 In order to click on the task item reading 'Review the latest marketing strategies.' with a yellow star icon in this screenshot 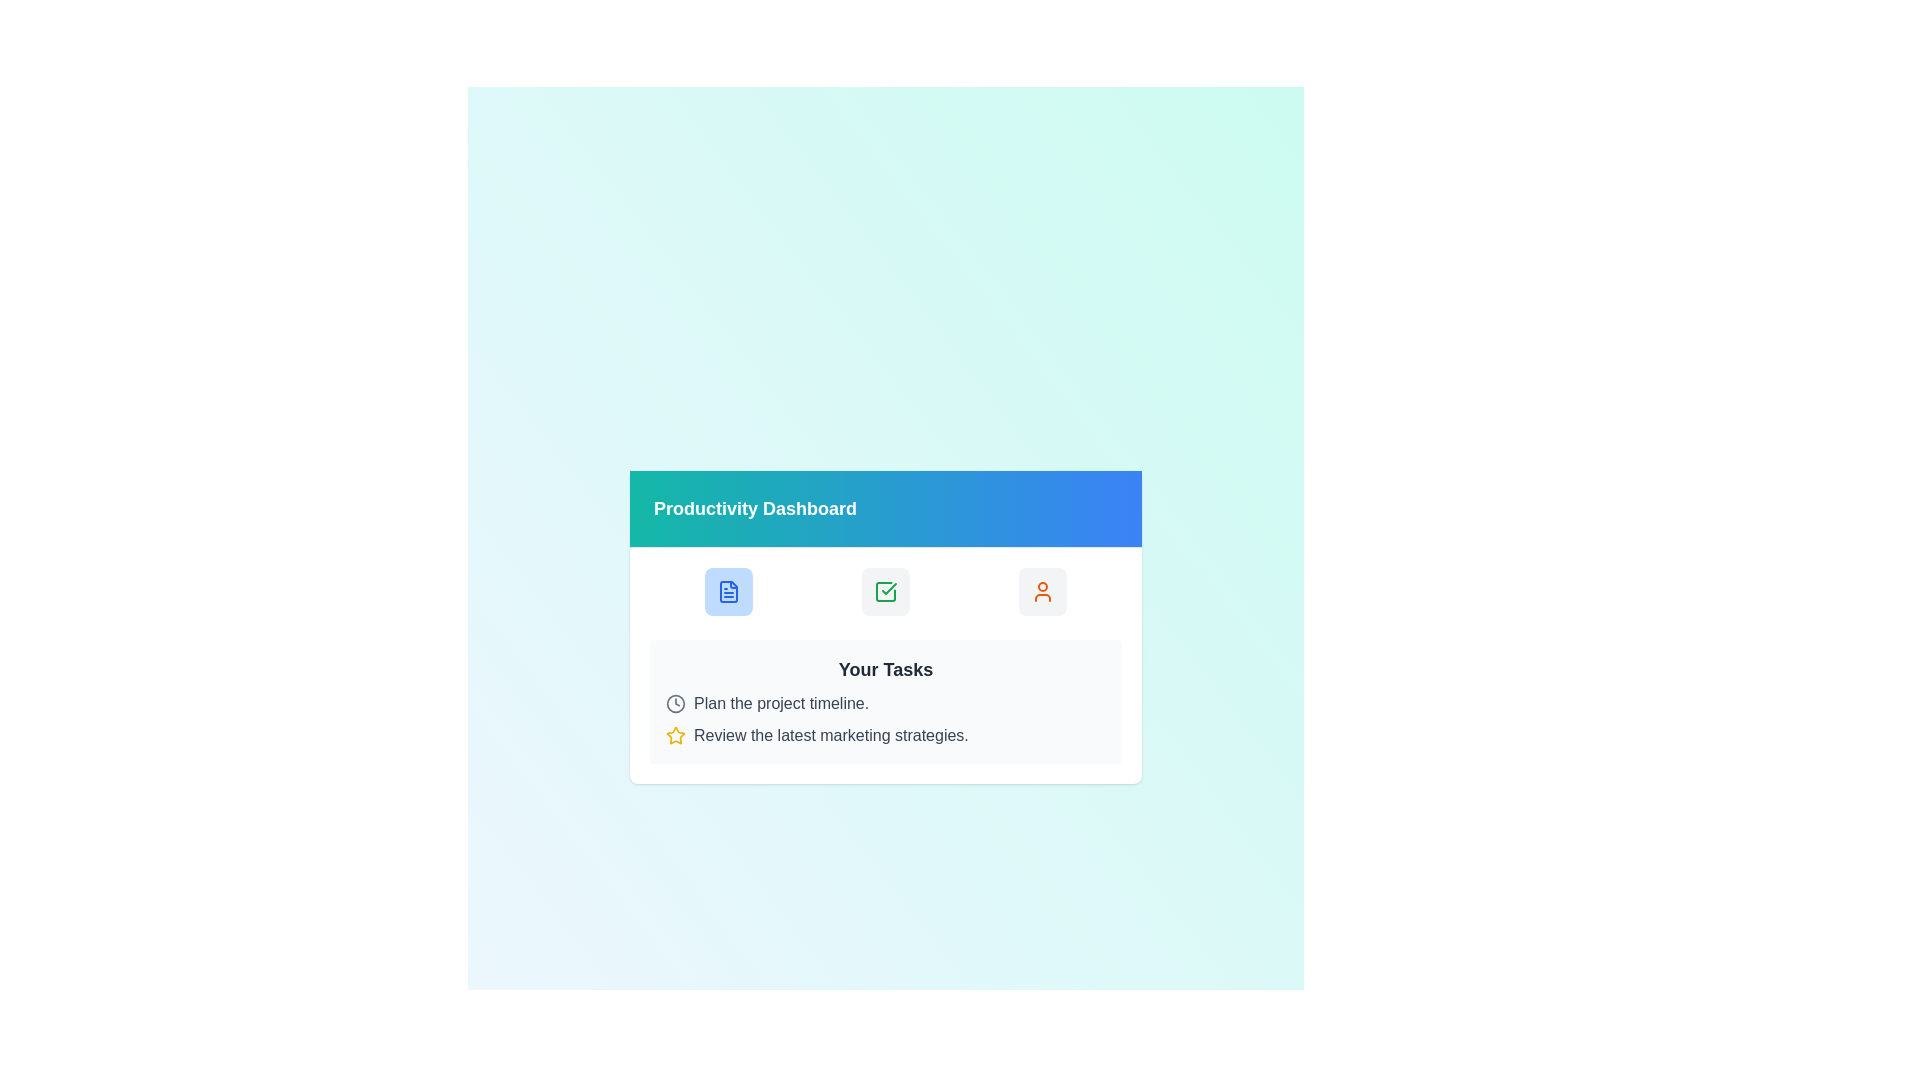, I will do `click(885, 735)`.